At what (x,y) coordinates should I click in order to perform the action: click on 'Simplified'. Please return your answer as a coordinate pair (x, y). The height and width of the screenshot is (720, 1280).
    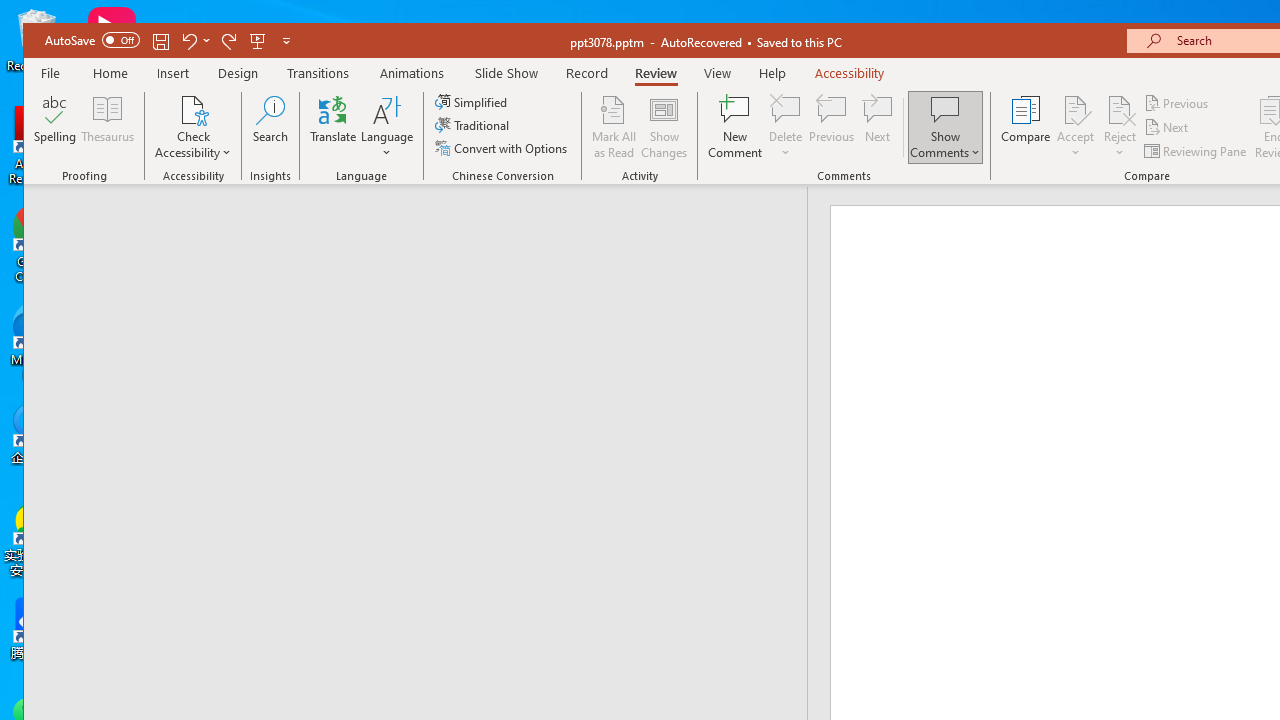
    Looking at the image, I should click on (472, 102).